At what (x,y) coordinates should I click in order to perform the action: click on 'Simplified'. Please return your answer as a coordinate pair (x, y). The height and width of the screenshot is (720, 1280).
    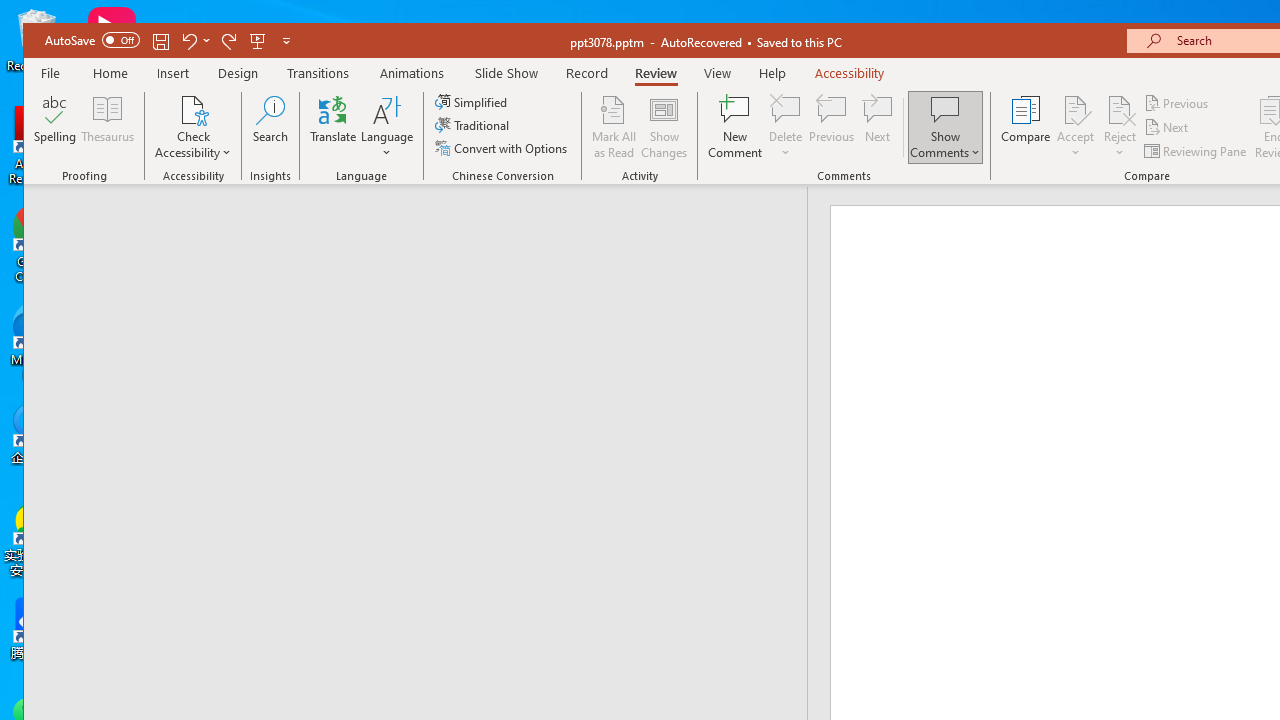
    Looking at the image, I should click on (472, 102).